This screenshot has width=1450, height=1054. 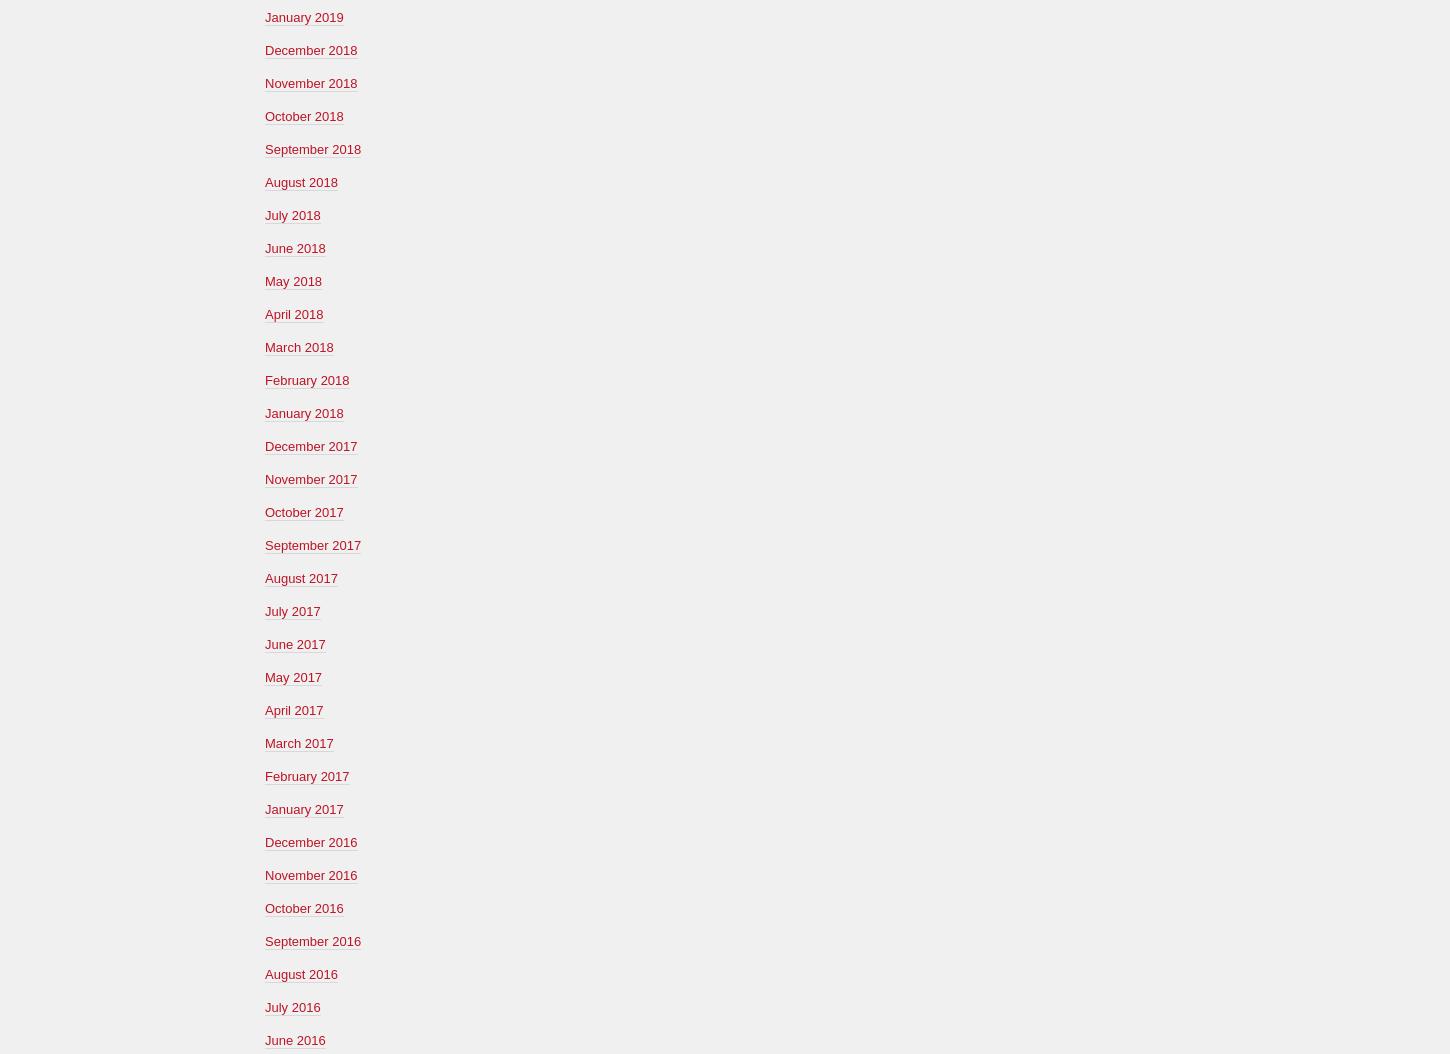 What do you see at coordinates (294, 247) in the screenshot?
I see `'June 2018'` at bounding box center [294, 247].